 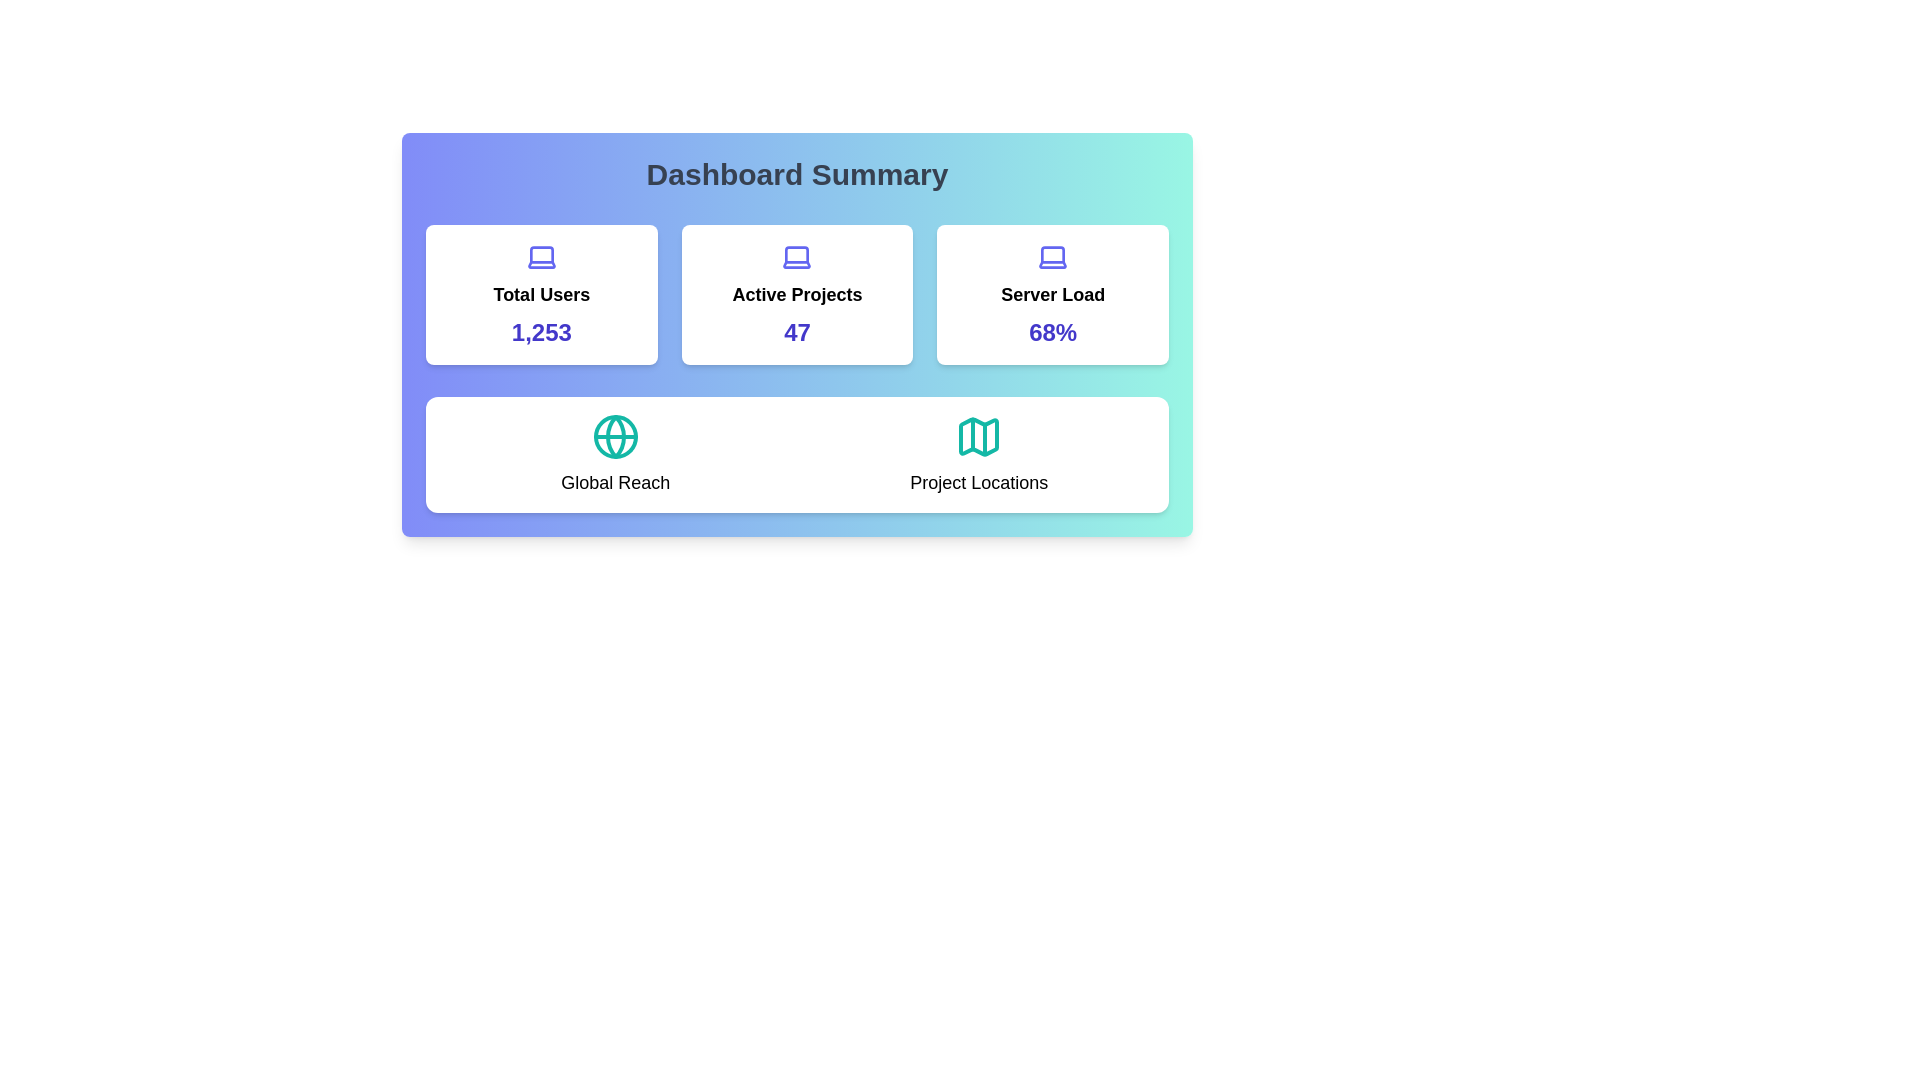 What do you see at coordinates (796, 256) in the screenshot?
I see `the icon representing the 'Active Projects' category in the dashboard, located in the center of the first row above the text '47'` at bounding box center [796, 256].